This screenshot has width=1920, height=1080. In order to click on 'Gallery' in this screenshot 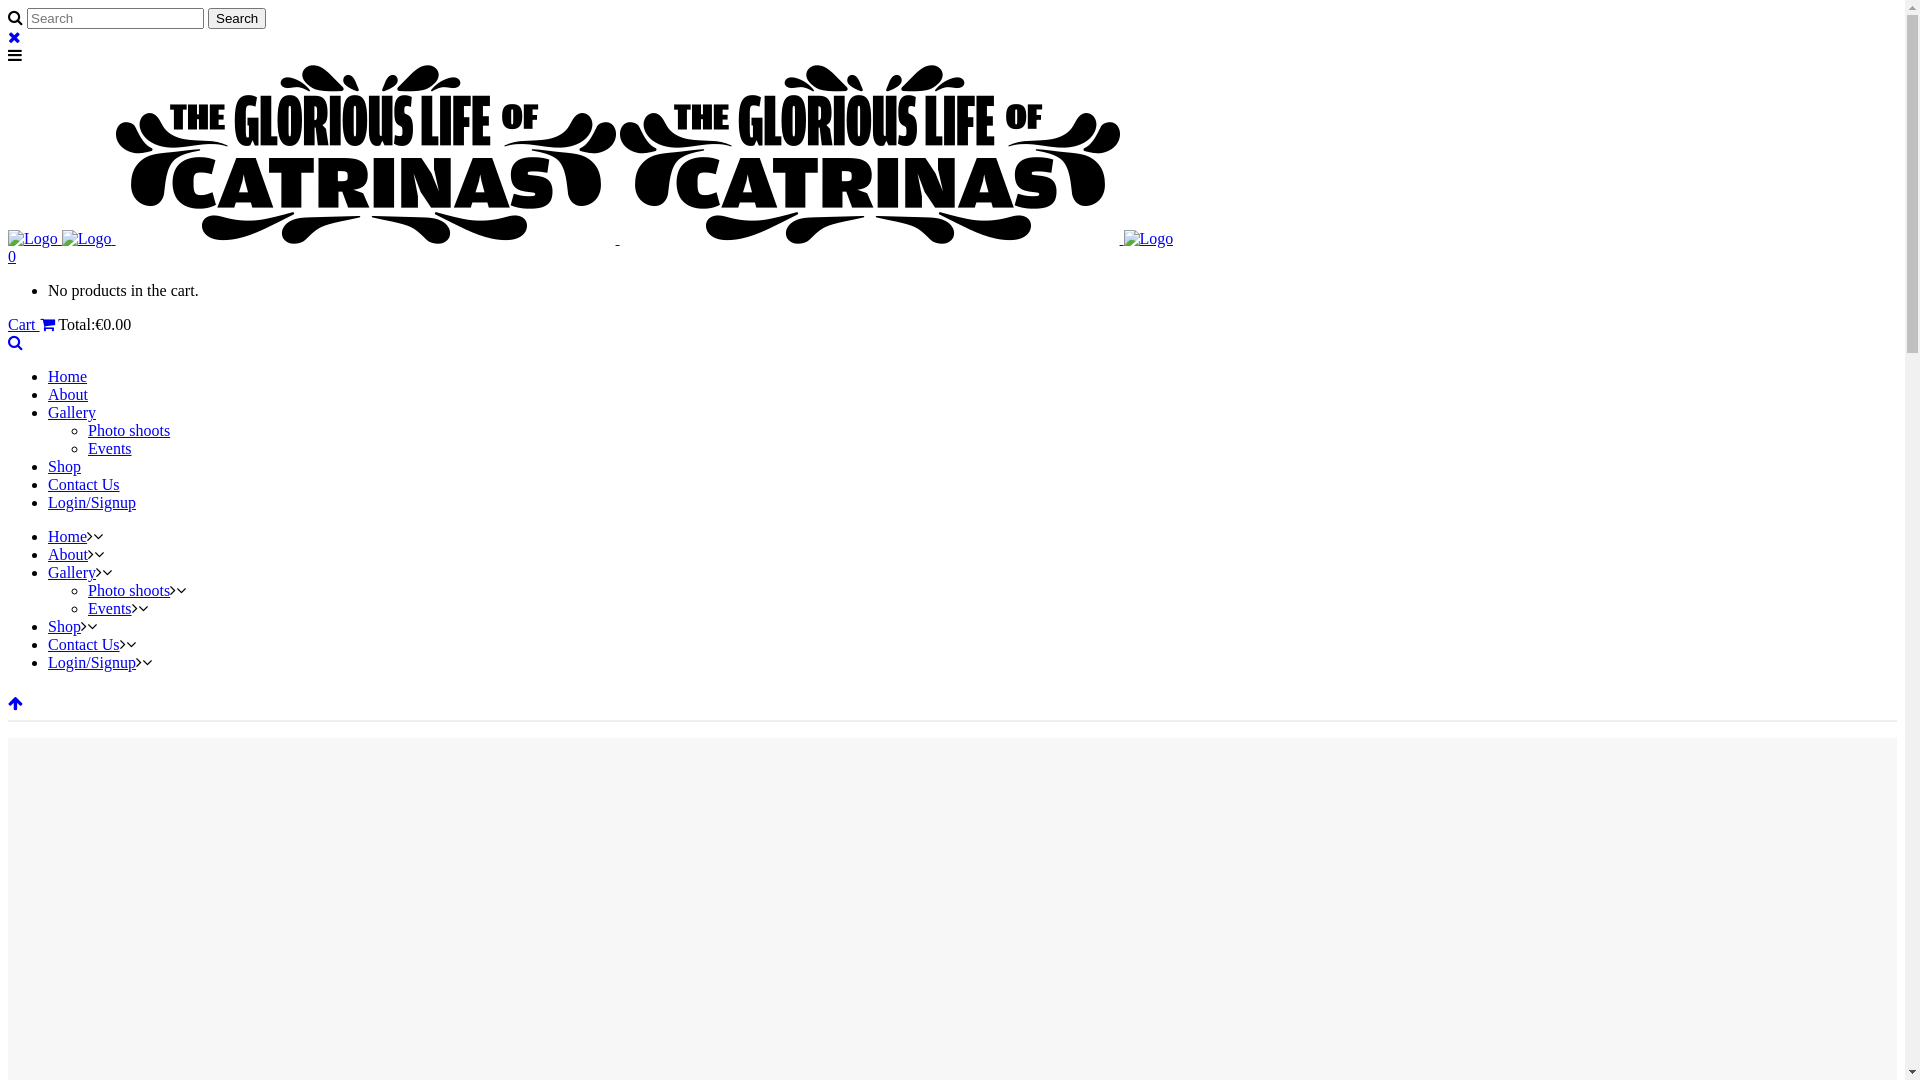, I will do `click(72, 411)`.